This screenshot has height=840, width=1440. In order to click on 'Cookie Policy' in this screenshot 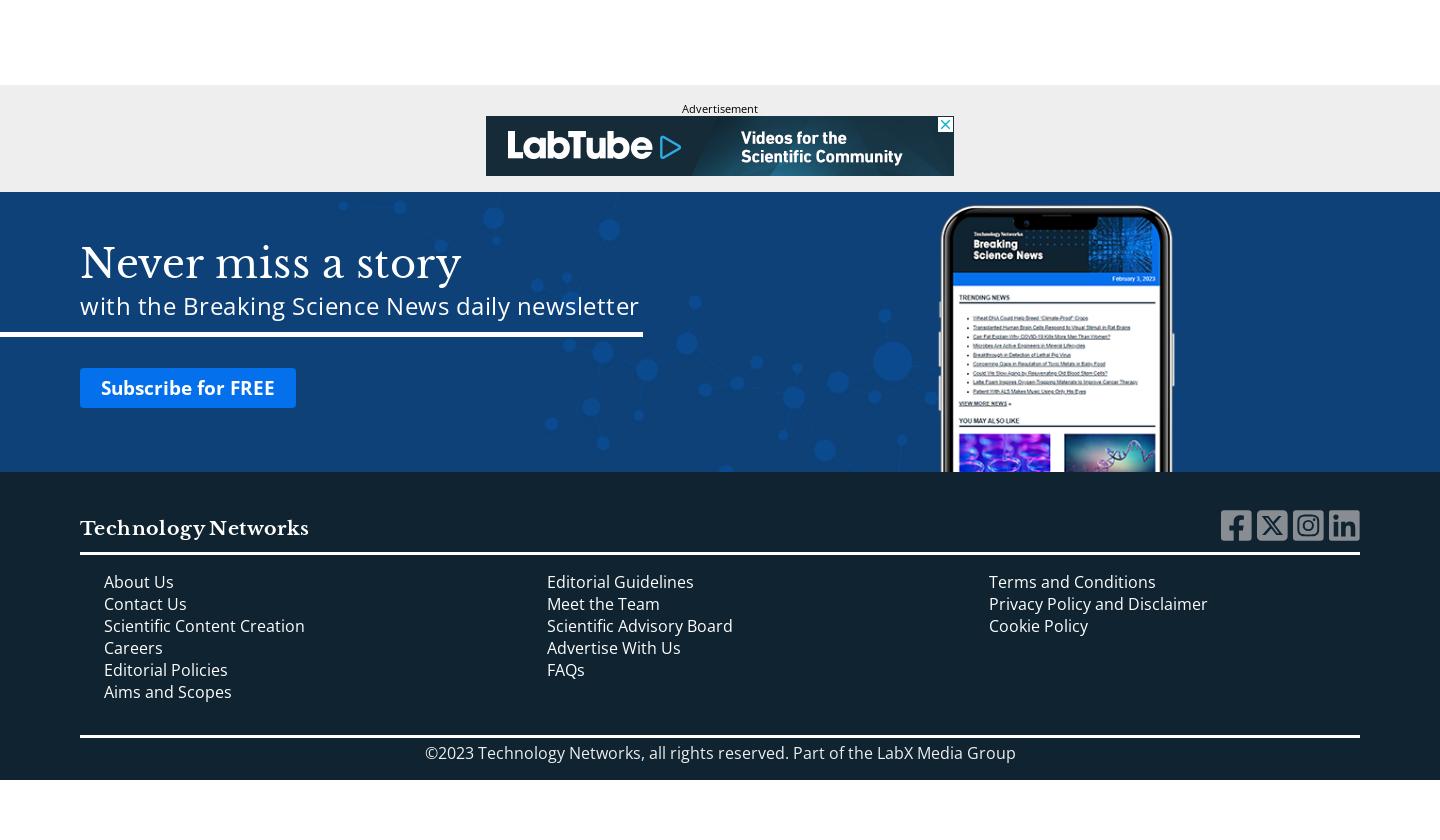, I will do `click(1038, 624)`.